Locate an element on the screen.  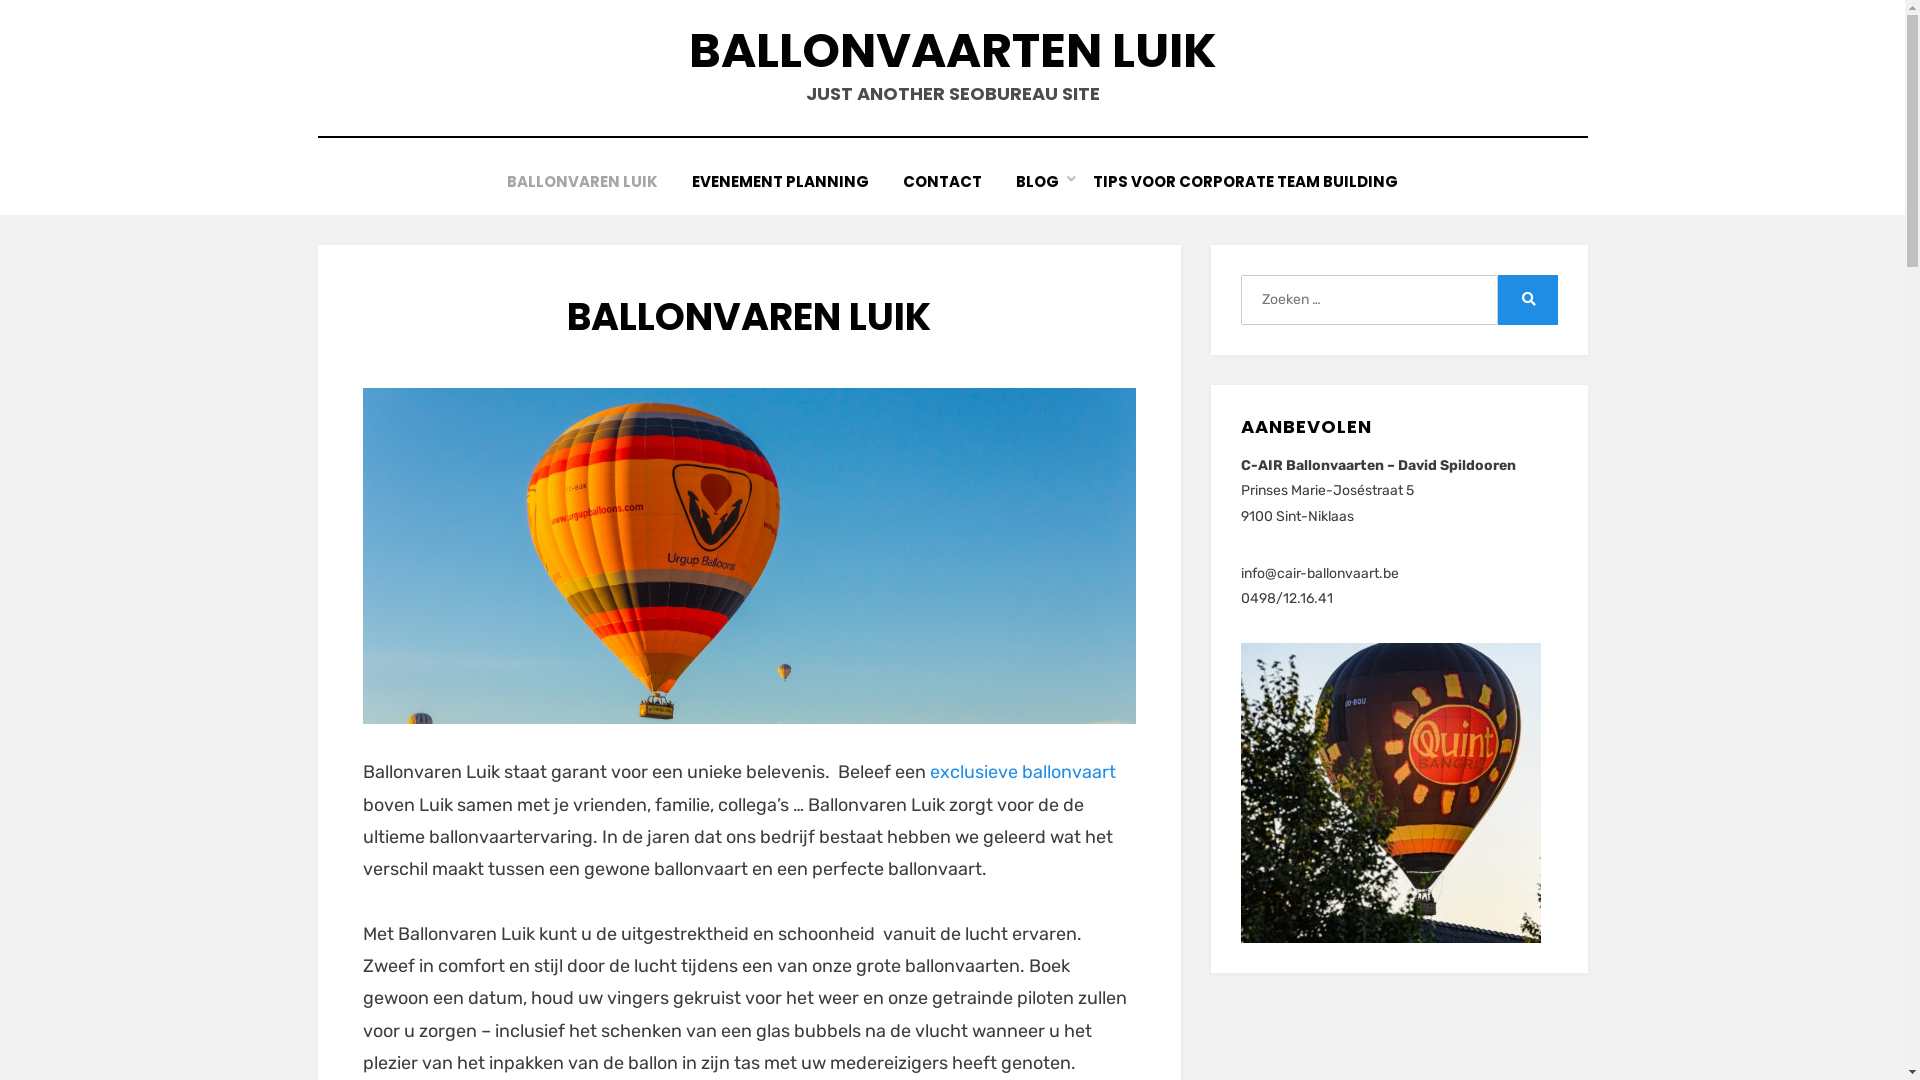
'CONTACT' is located at coordinates (941, 181).